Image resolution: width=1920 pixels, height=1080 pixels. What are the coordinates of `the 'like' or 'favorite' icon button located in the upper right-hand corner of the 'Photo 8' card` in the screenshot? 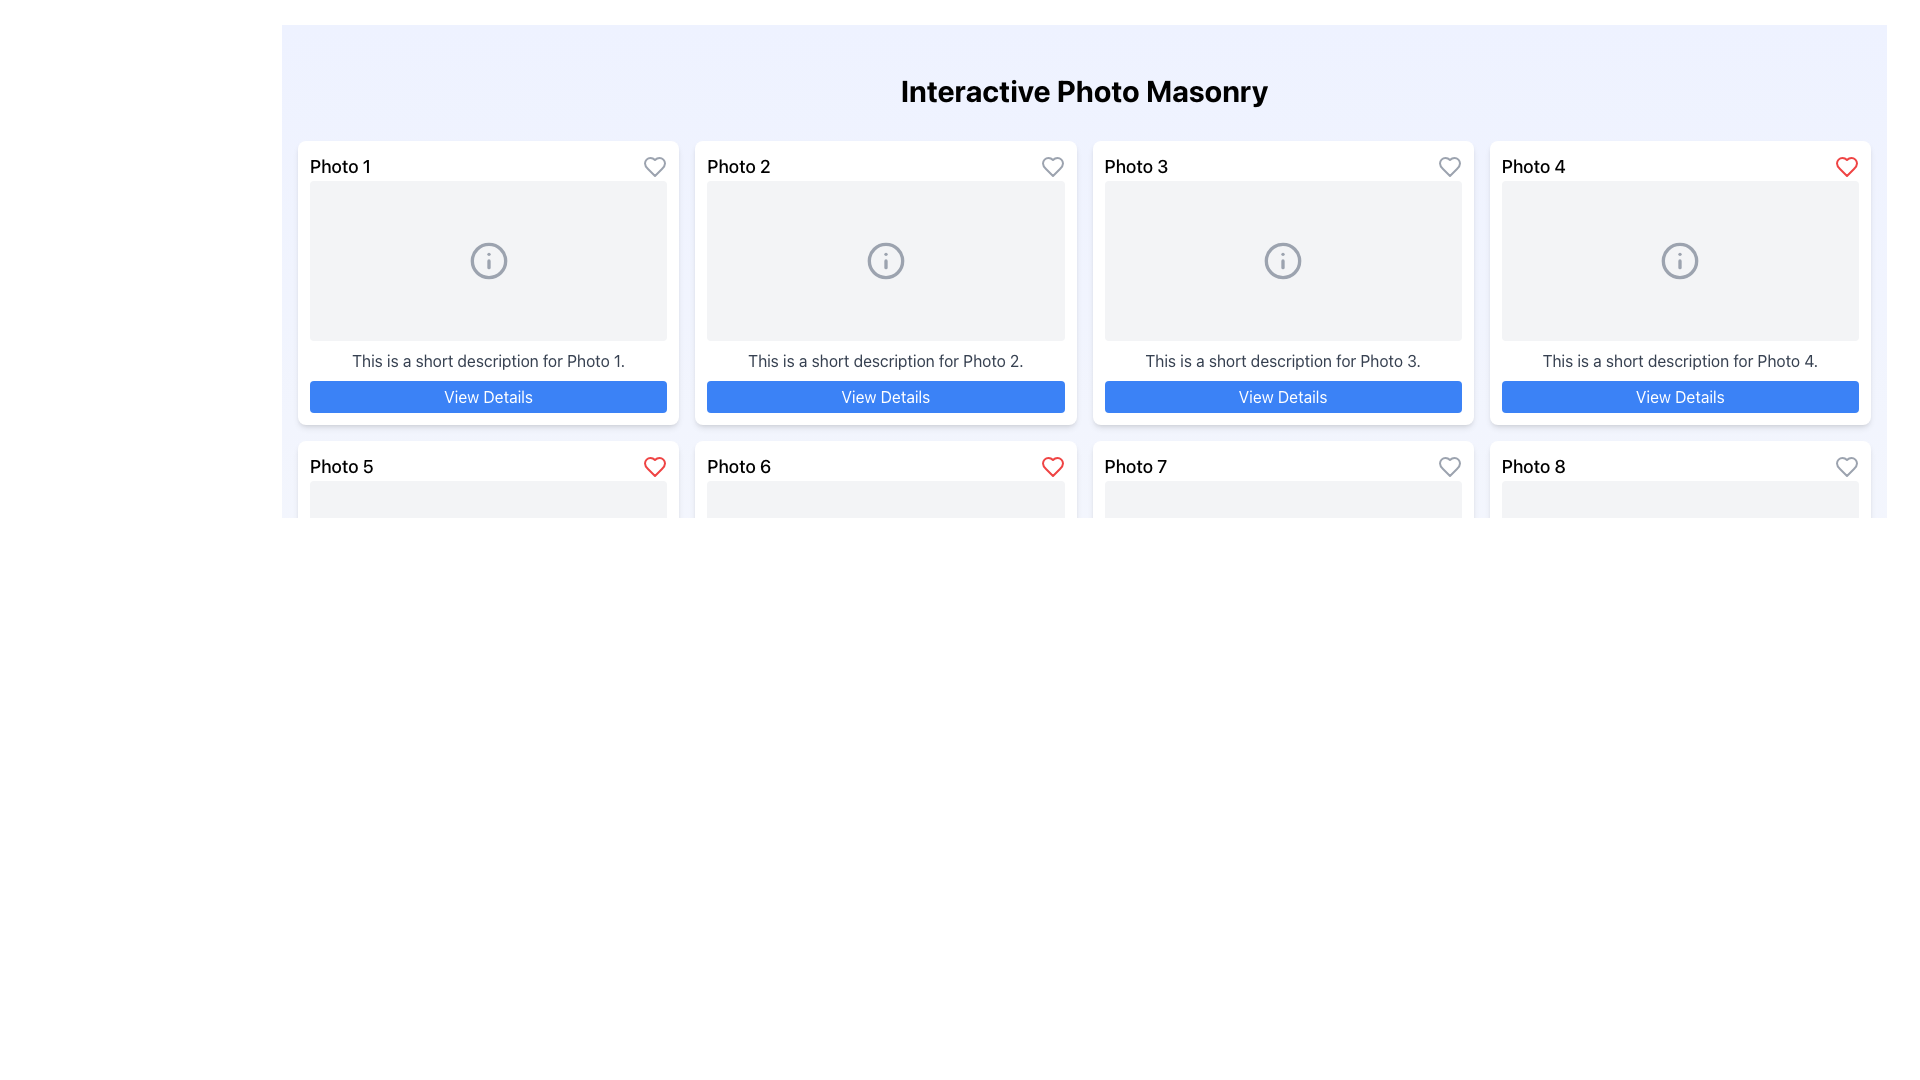 It's located at (1846, 466).